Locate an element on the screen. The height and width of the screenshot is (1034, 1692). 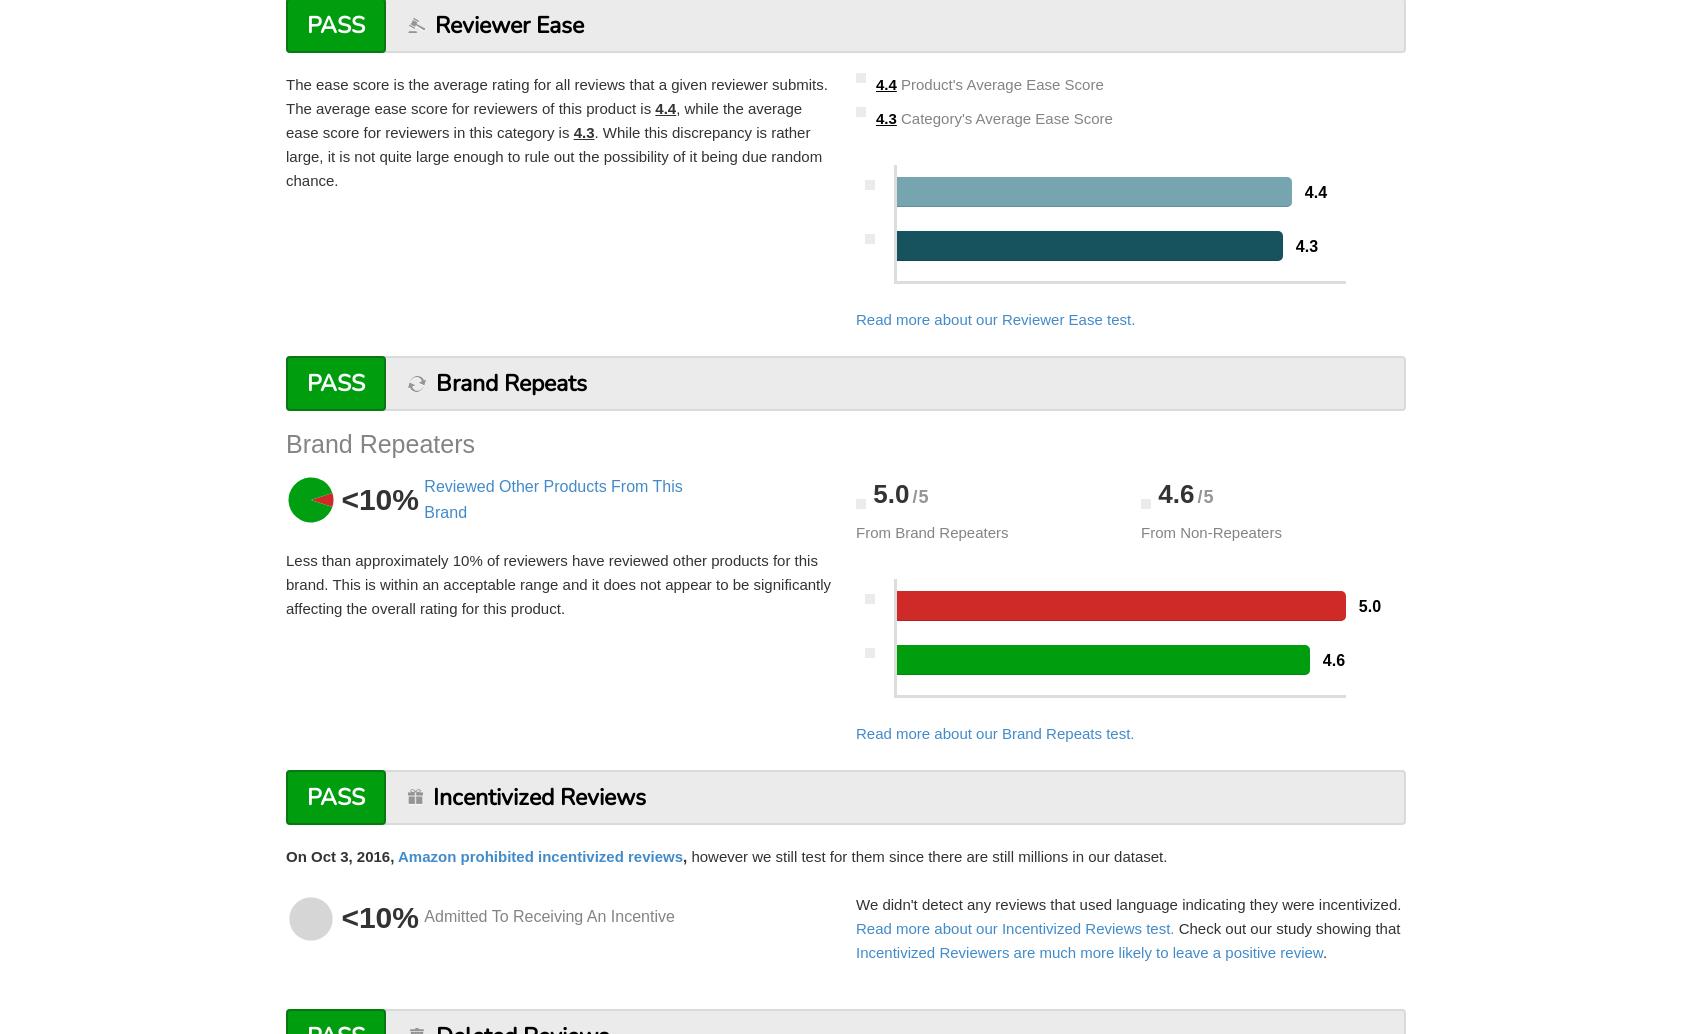
'We didn't detect any reviews that used language indicating they were incentivized.' is located at coordinates (1128, 902).